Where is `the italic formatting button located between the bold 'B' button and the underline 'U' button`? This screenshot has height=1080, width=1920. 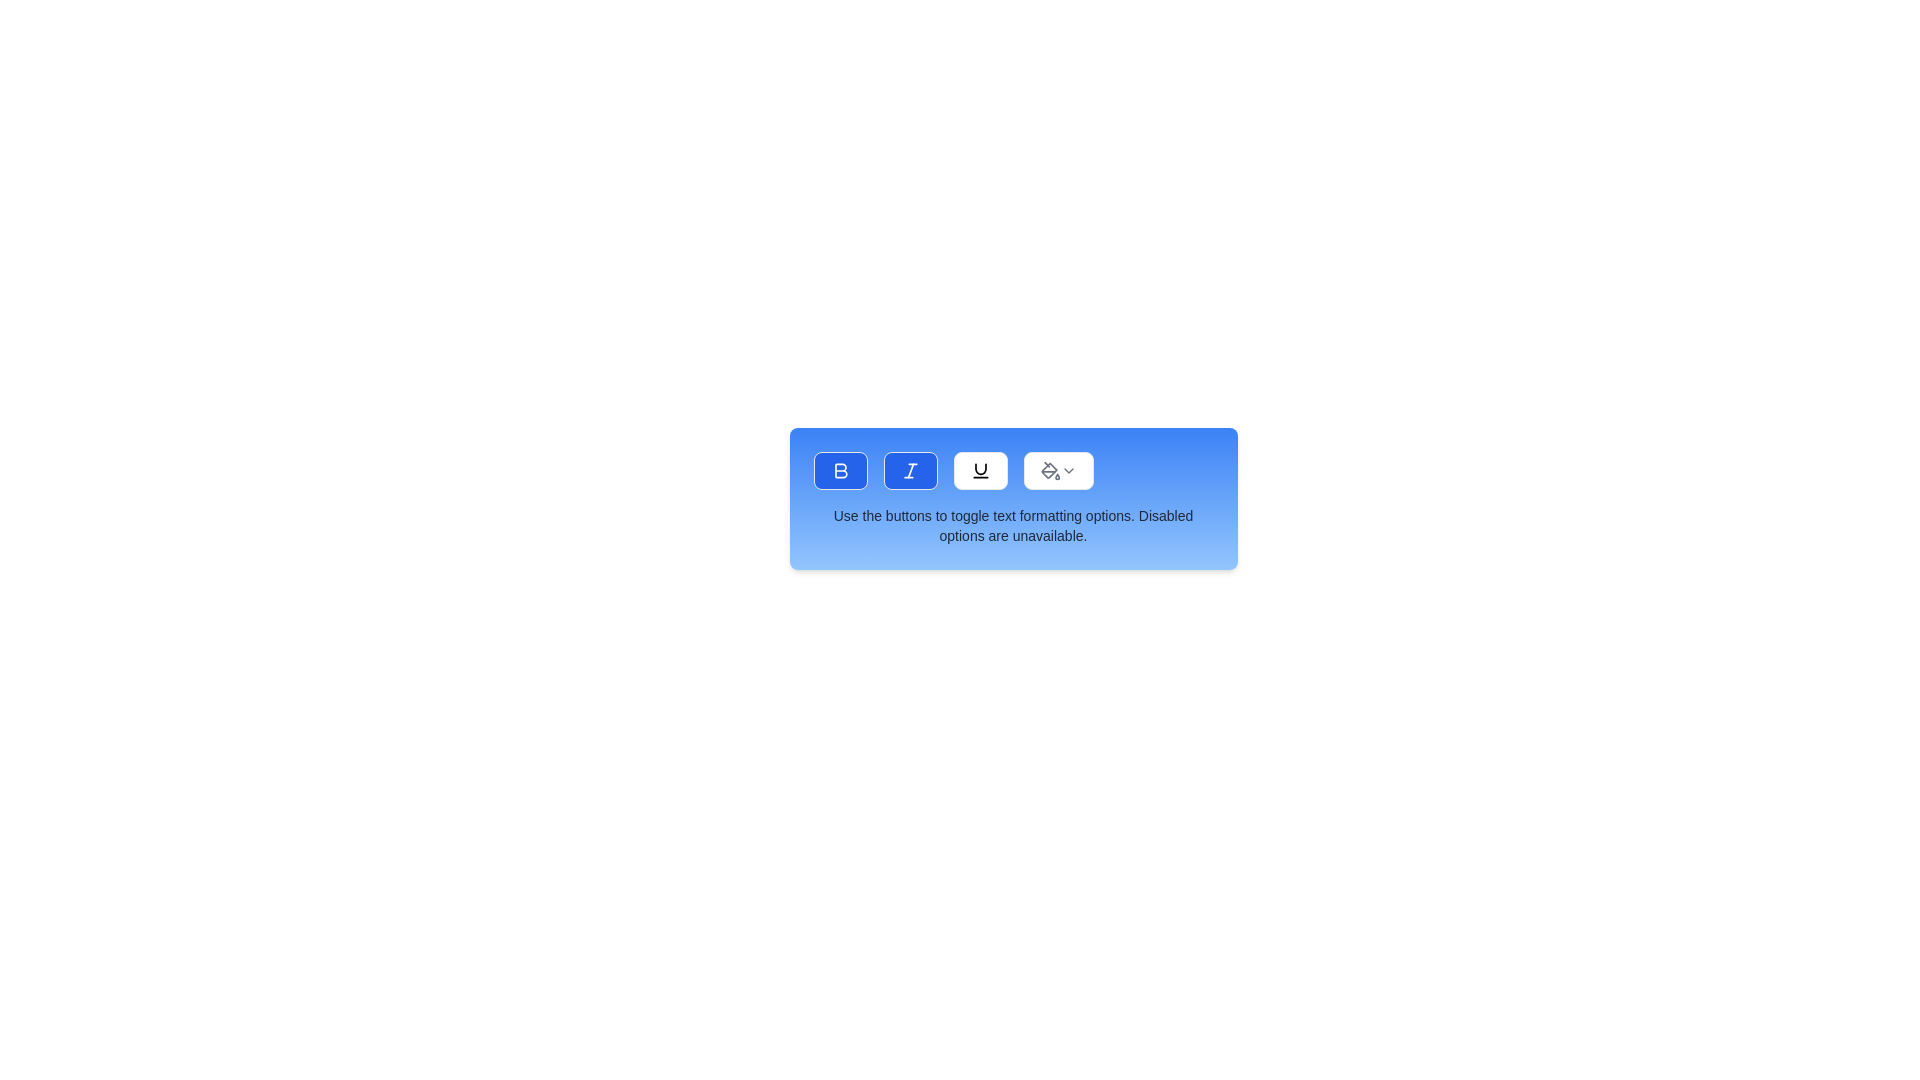 the italic formatting button located between the bold 'B' button and the underline 'U' button is located at coordinates (909, 470).